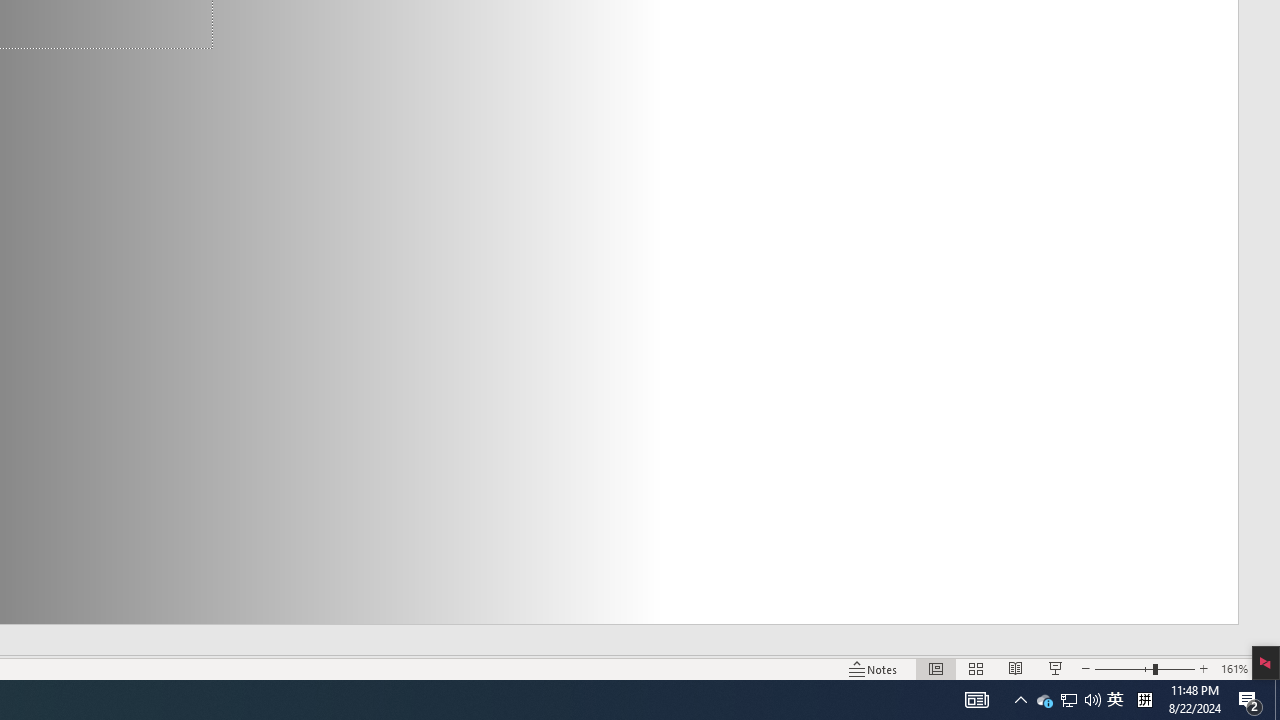  Describe the element at coordinates (1203, 669) in the screenshot. I see `'Zoom In'` at that location.